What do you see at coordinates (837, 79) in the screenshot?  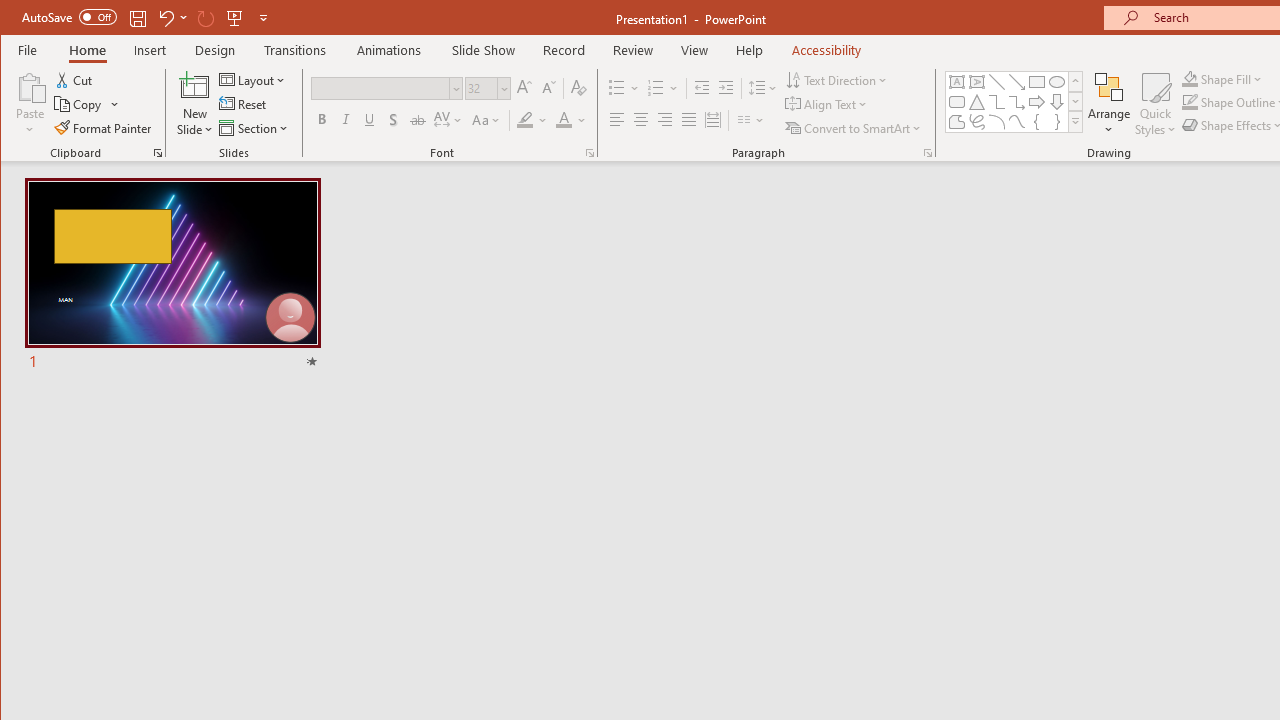 I see `'Text Direction'` at bounding box center [837, 79].